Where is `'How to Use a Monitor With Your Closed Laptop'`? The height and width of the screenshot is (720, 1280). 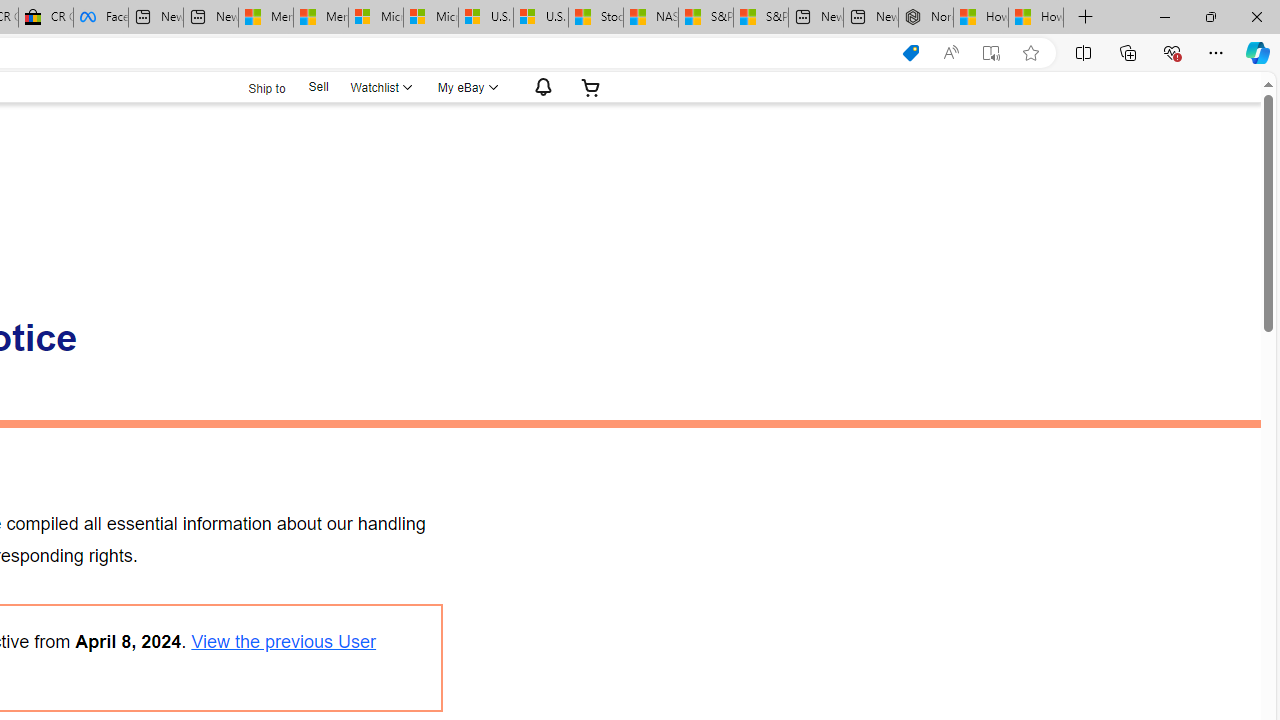 'How to Use a Monitor With Your Closed Laptop' is located at coordinates (1036, 17).